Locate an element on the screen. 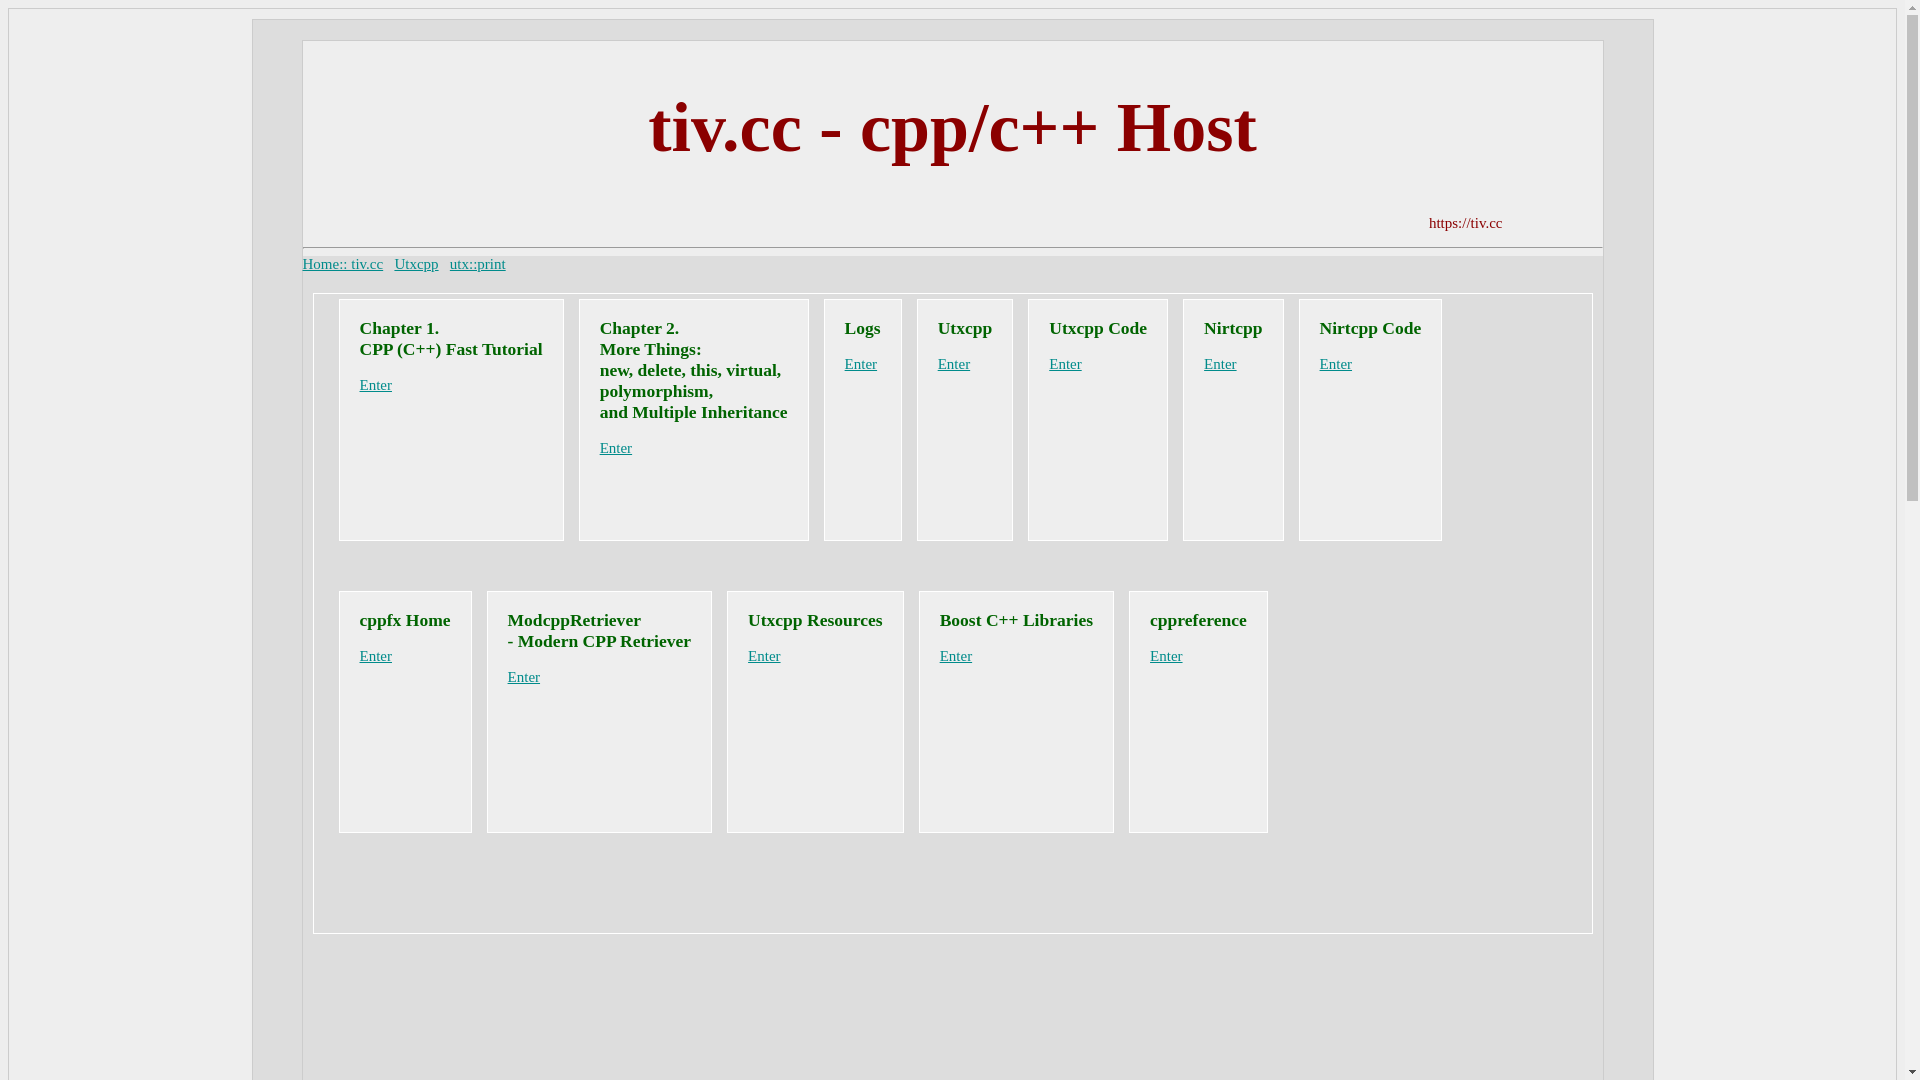 The height and width of the screenshot is (1080, 1920). 'Enter' is located at coordinates (939, 655).